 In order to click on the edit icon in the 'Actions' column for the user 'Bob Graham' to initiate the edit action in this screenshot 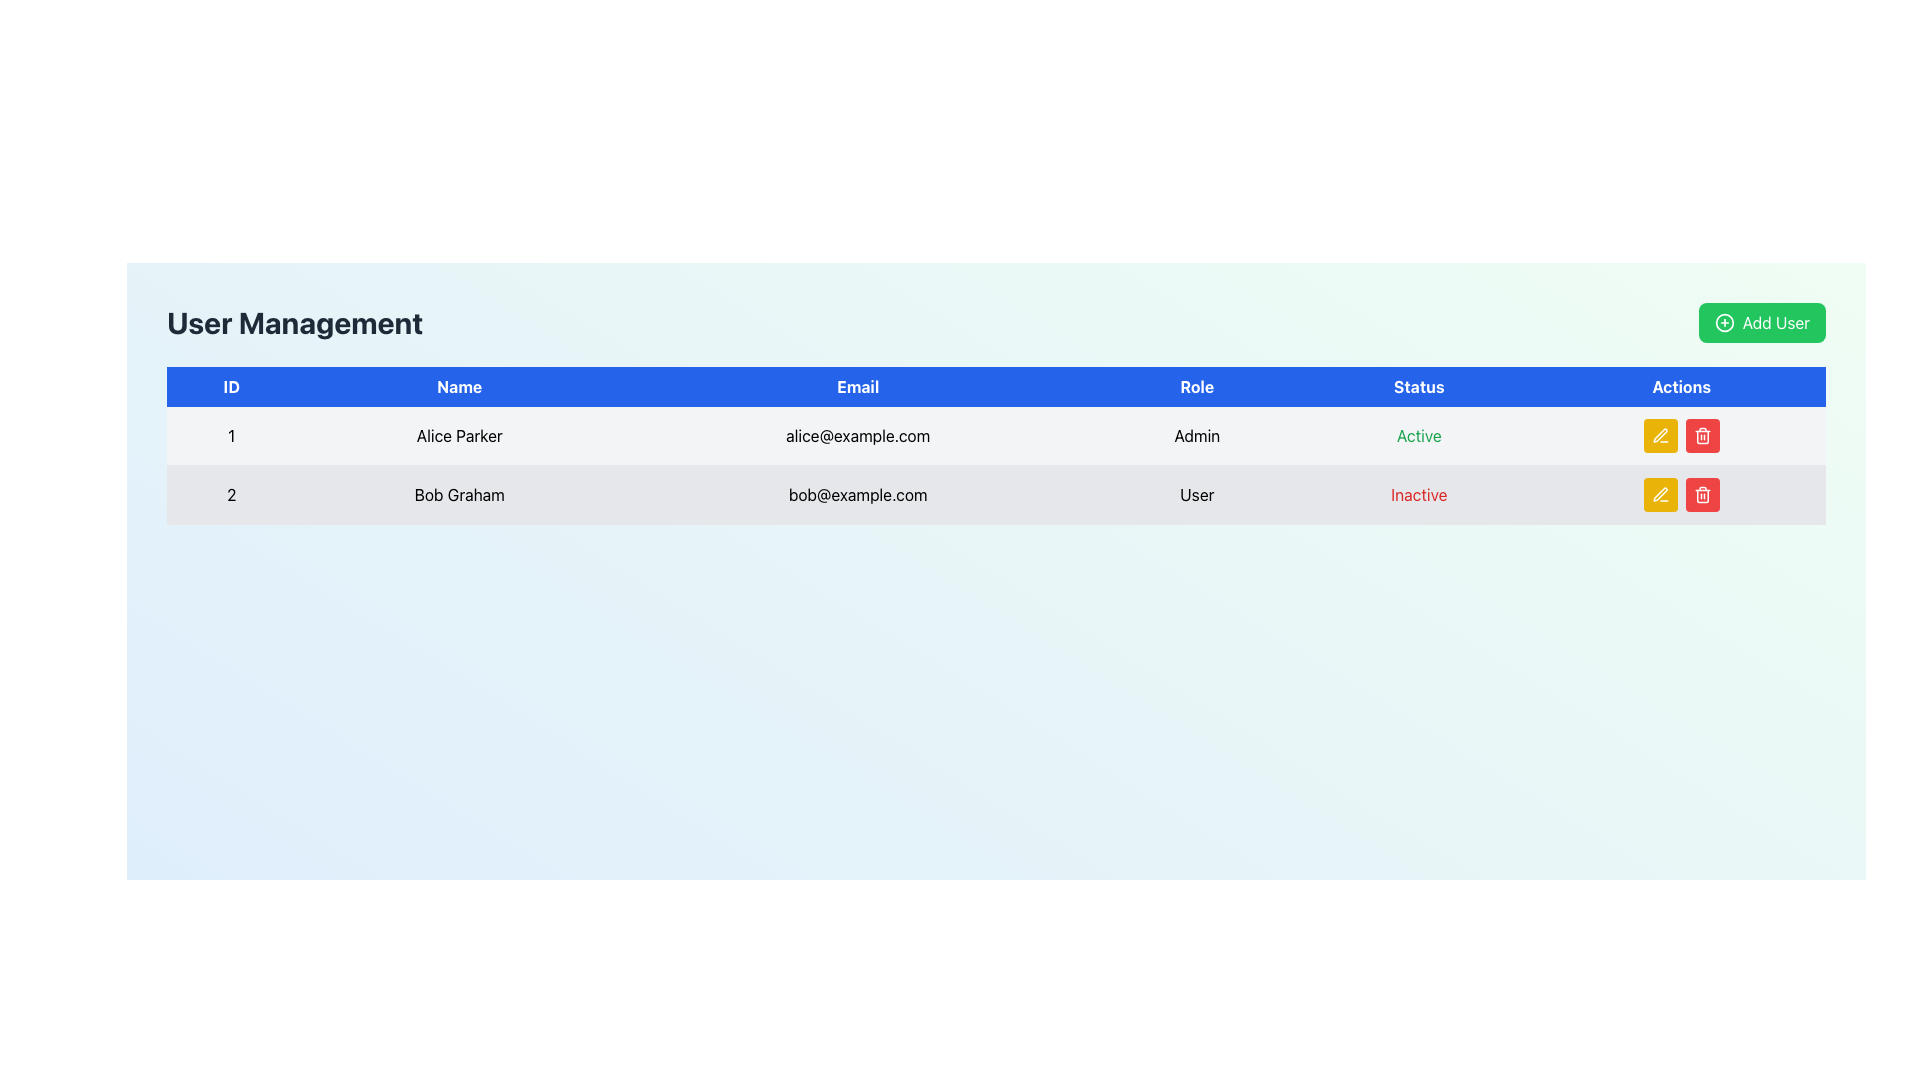, I will do `click(1660, 493)`.